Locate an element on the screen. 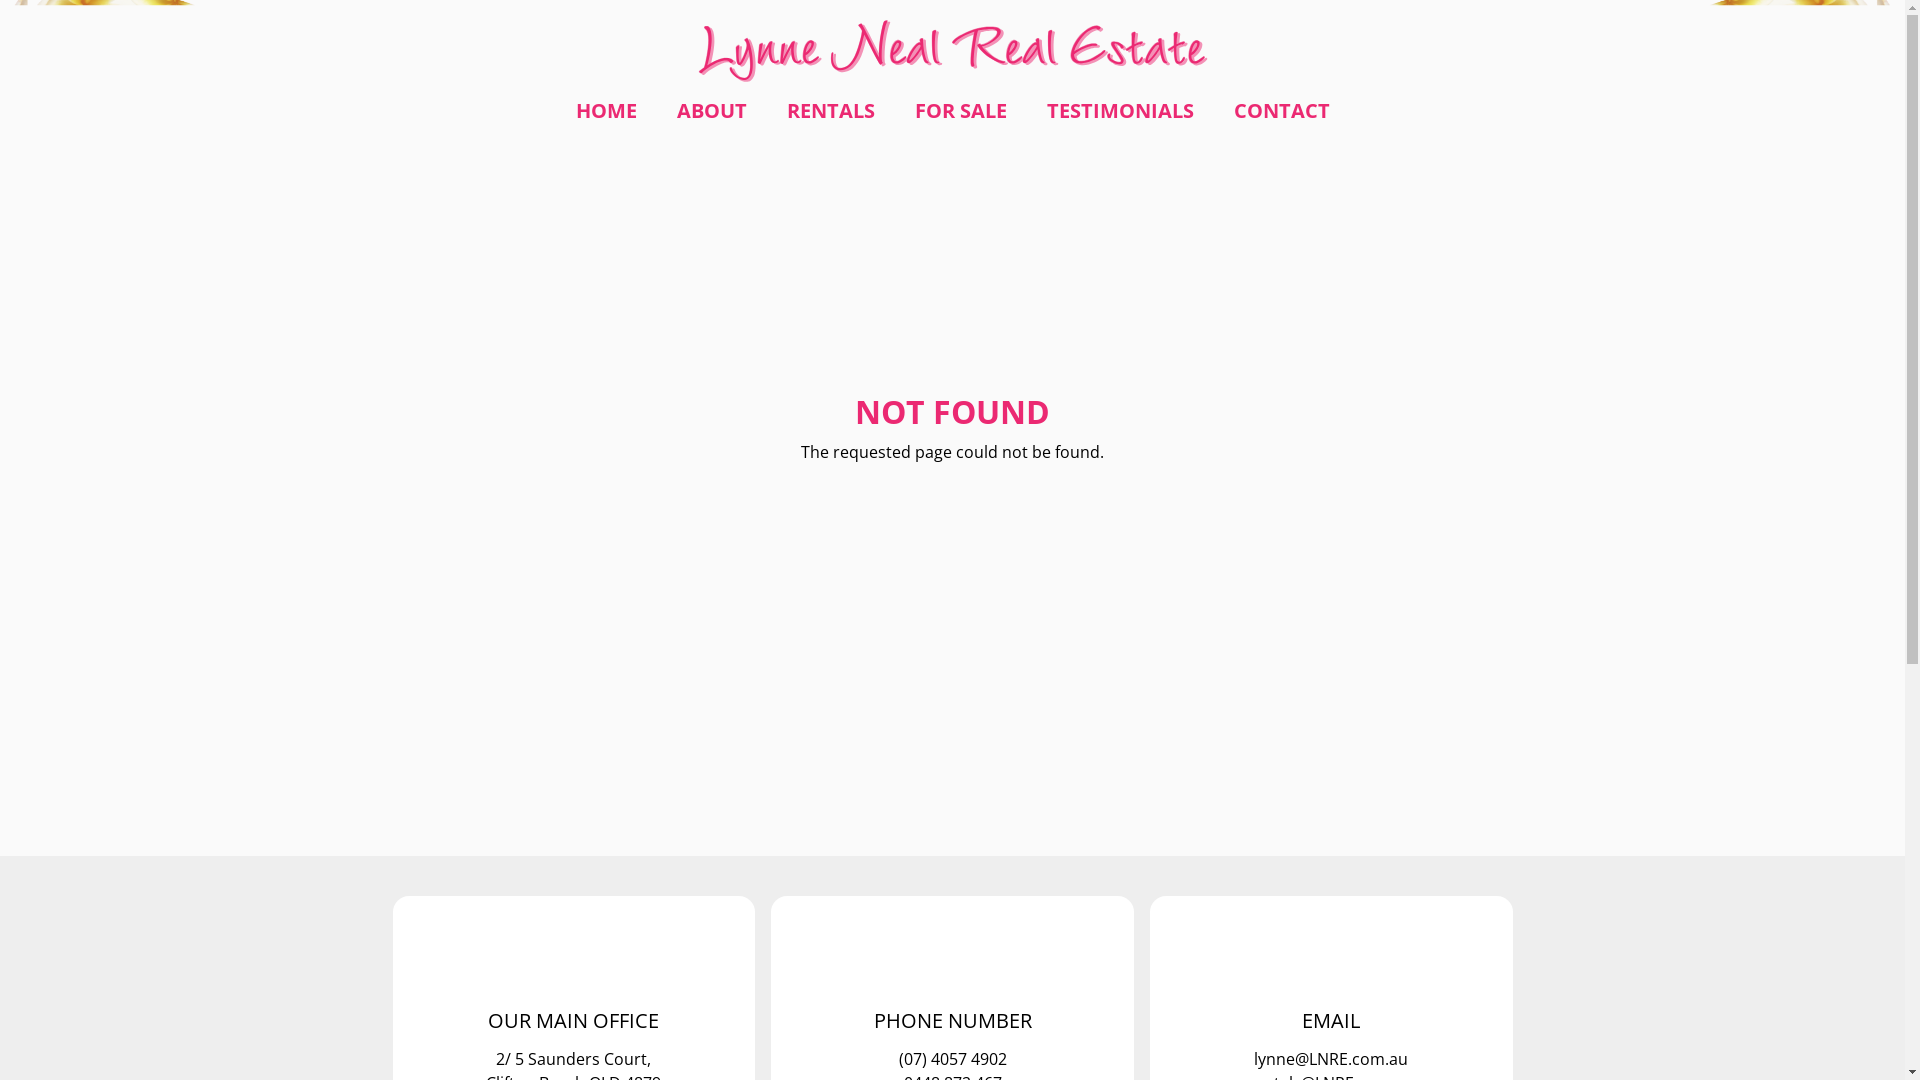 This screenshot has height=1080, width=1920. 'CONTACT' is located at coordinates (1213, 111).